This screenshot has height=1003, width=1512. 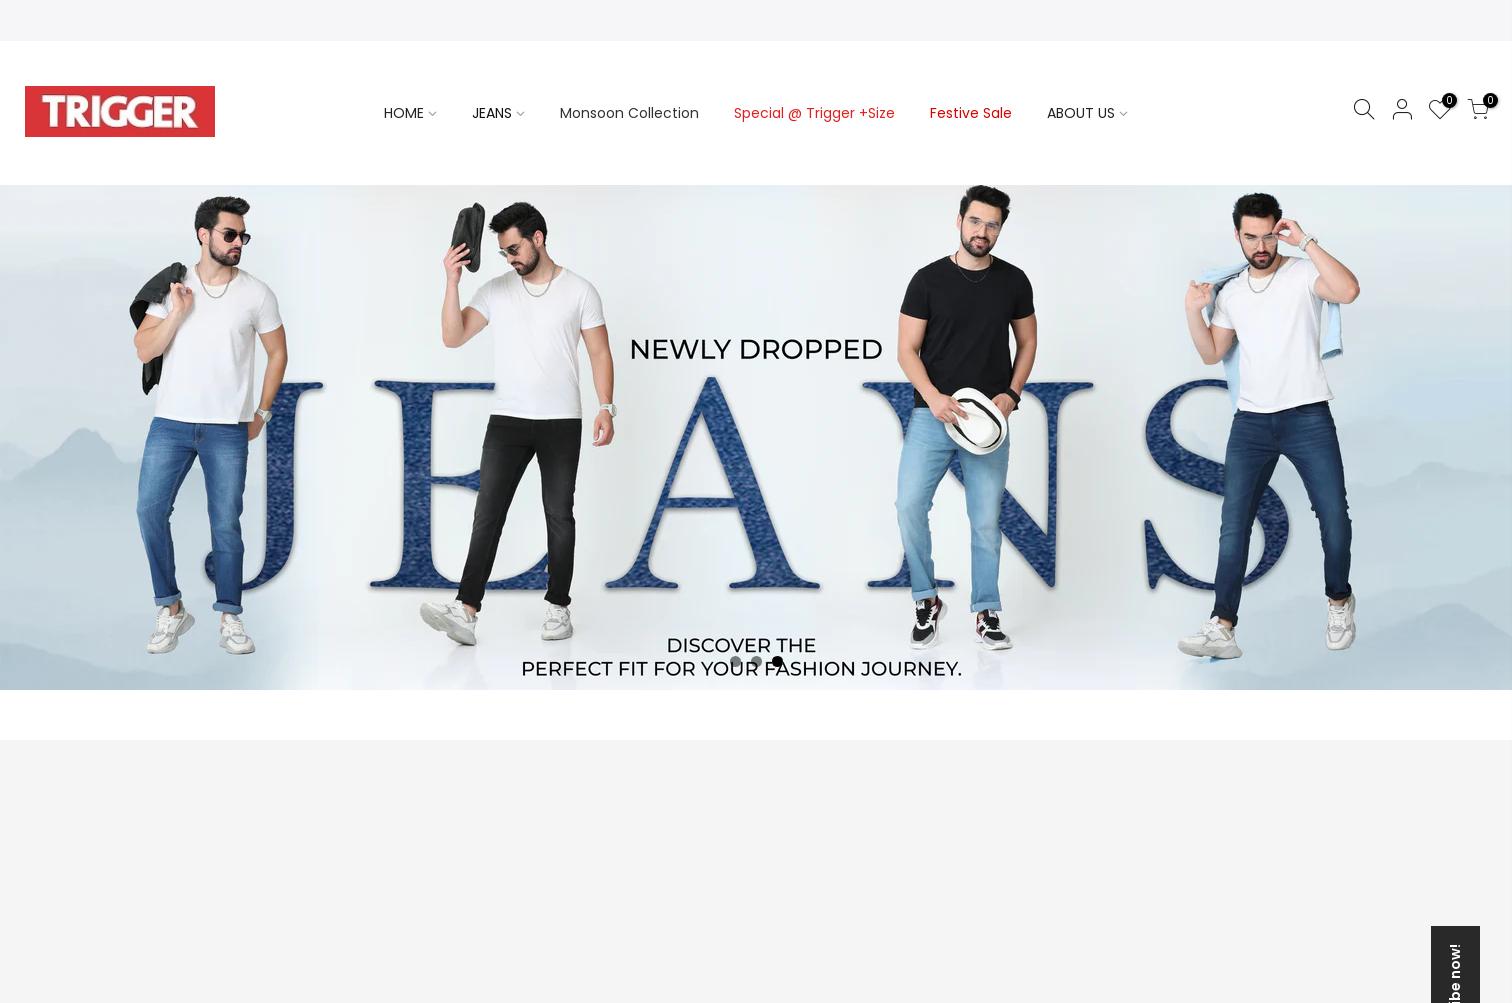 I want to click on 'Trousers', so click(x=250, y=335).